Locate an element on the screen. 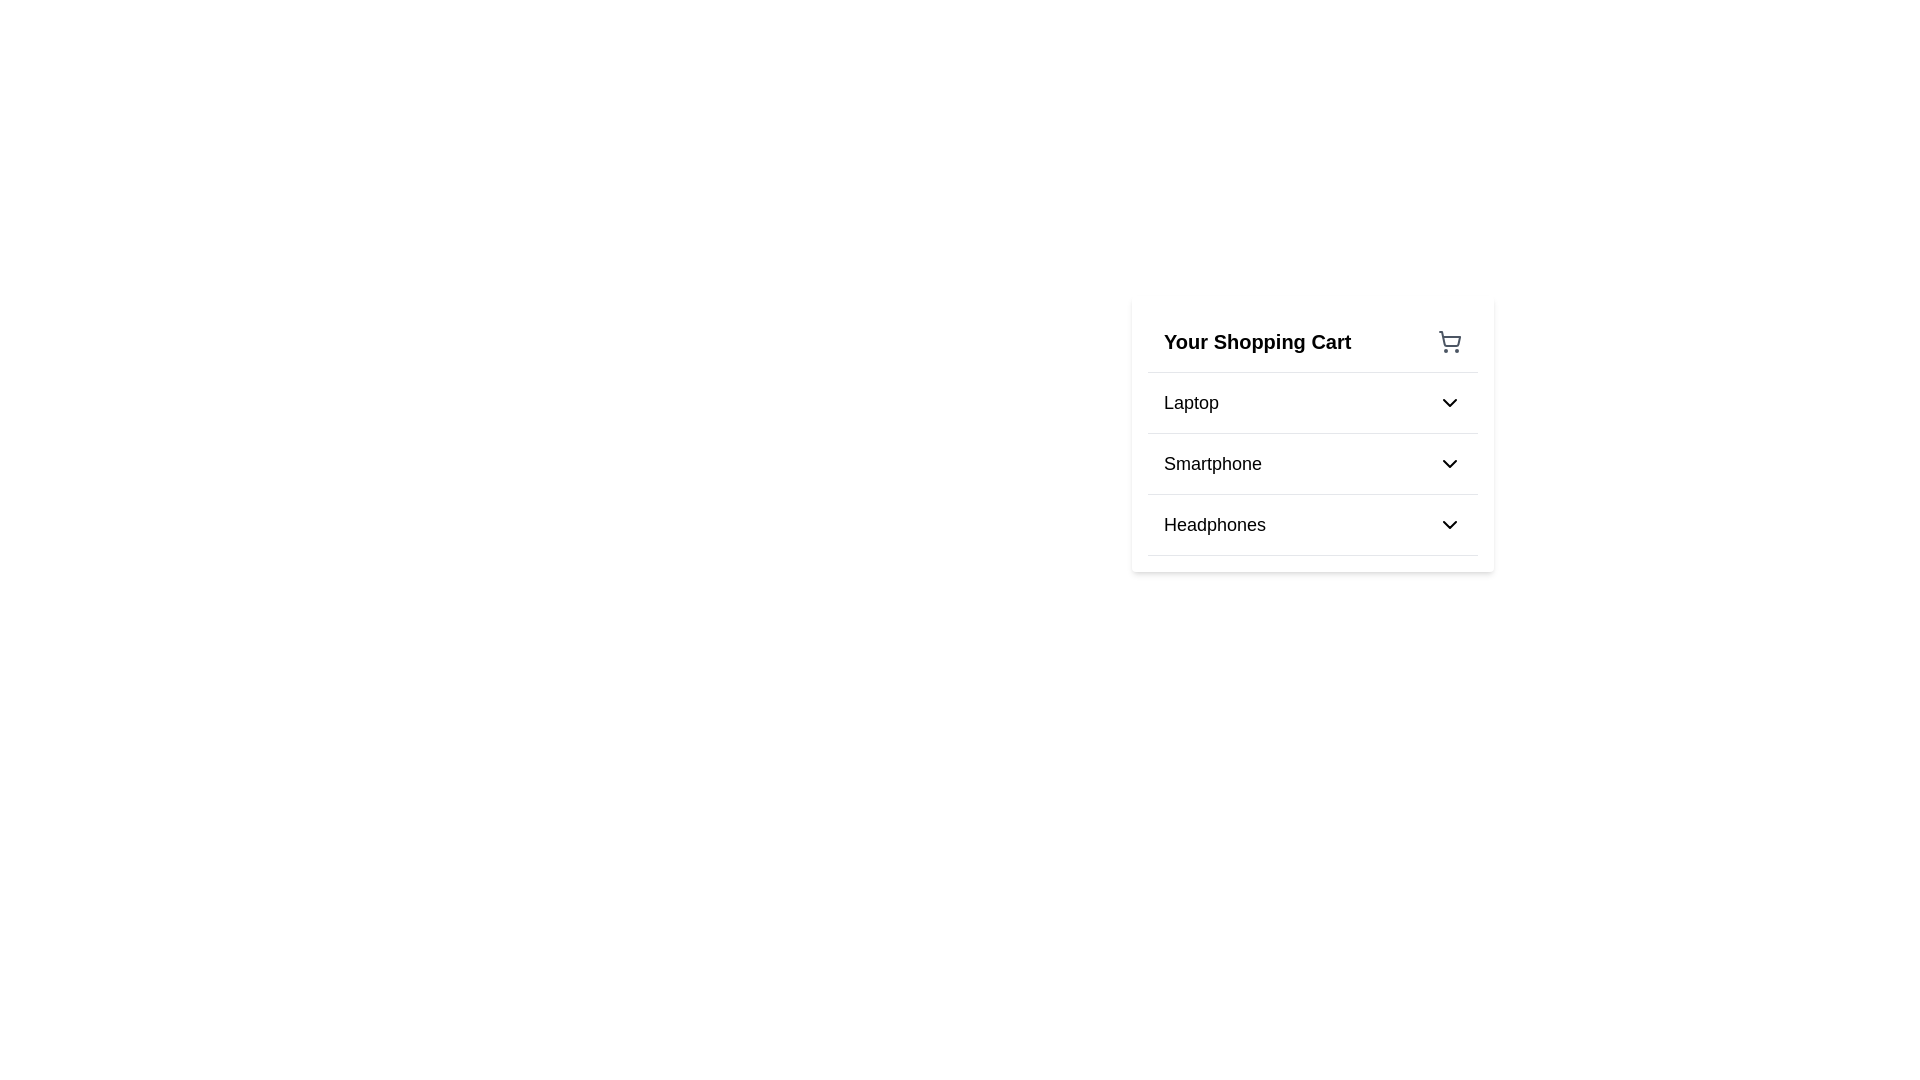  the second entry in the dropdown list representing the product category 'Smartphone' is located at coordinates (1313, 463).